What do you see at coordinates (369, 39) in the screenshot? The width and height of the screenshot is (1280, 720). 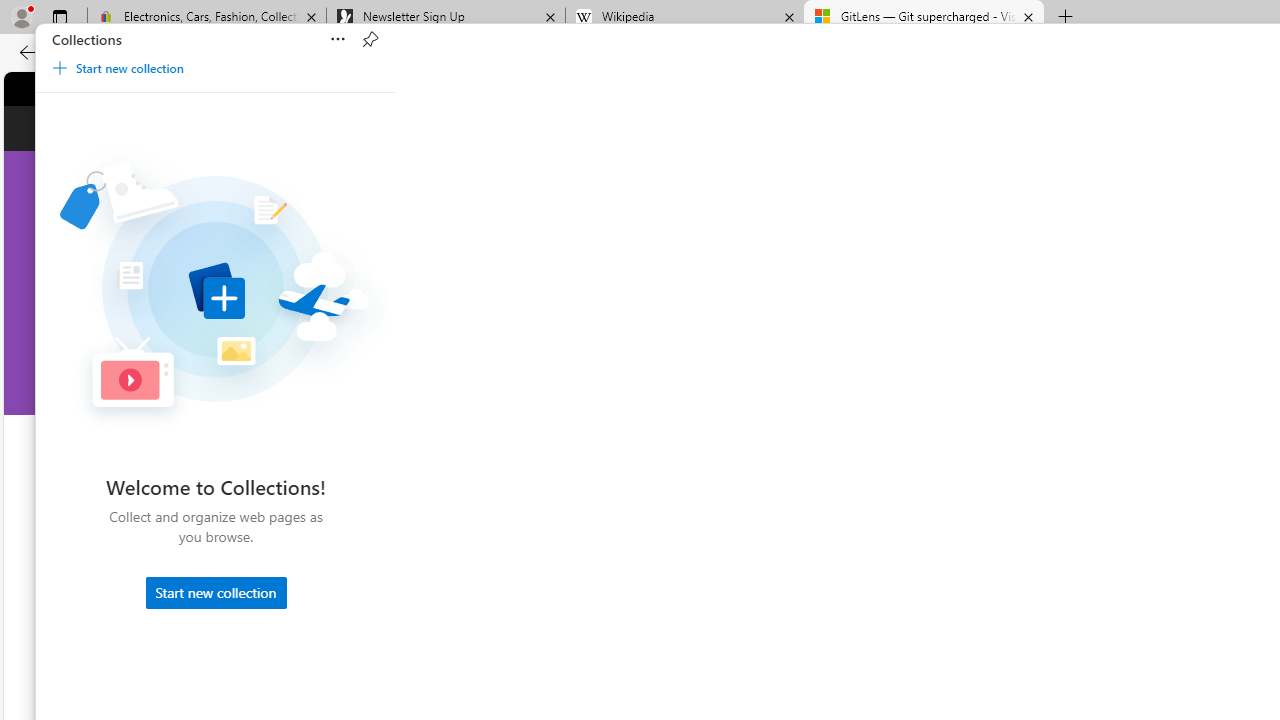 I see `'Pin Collections'` at bounding box center [369, 39].